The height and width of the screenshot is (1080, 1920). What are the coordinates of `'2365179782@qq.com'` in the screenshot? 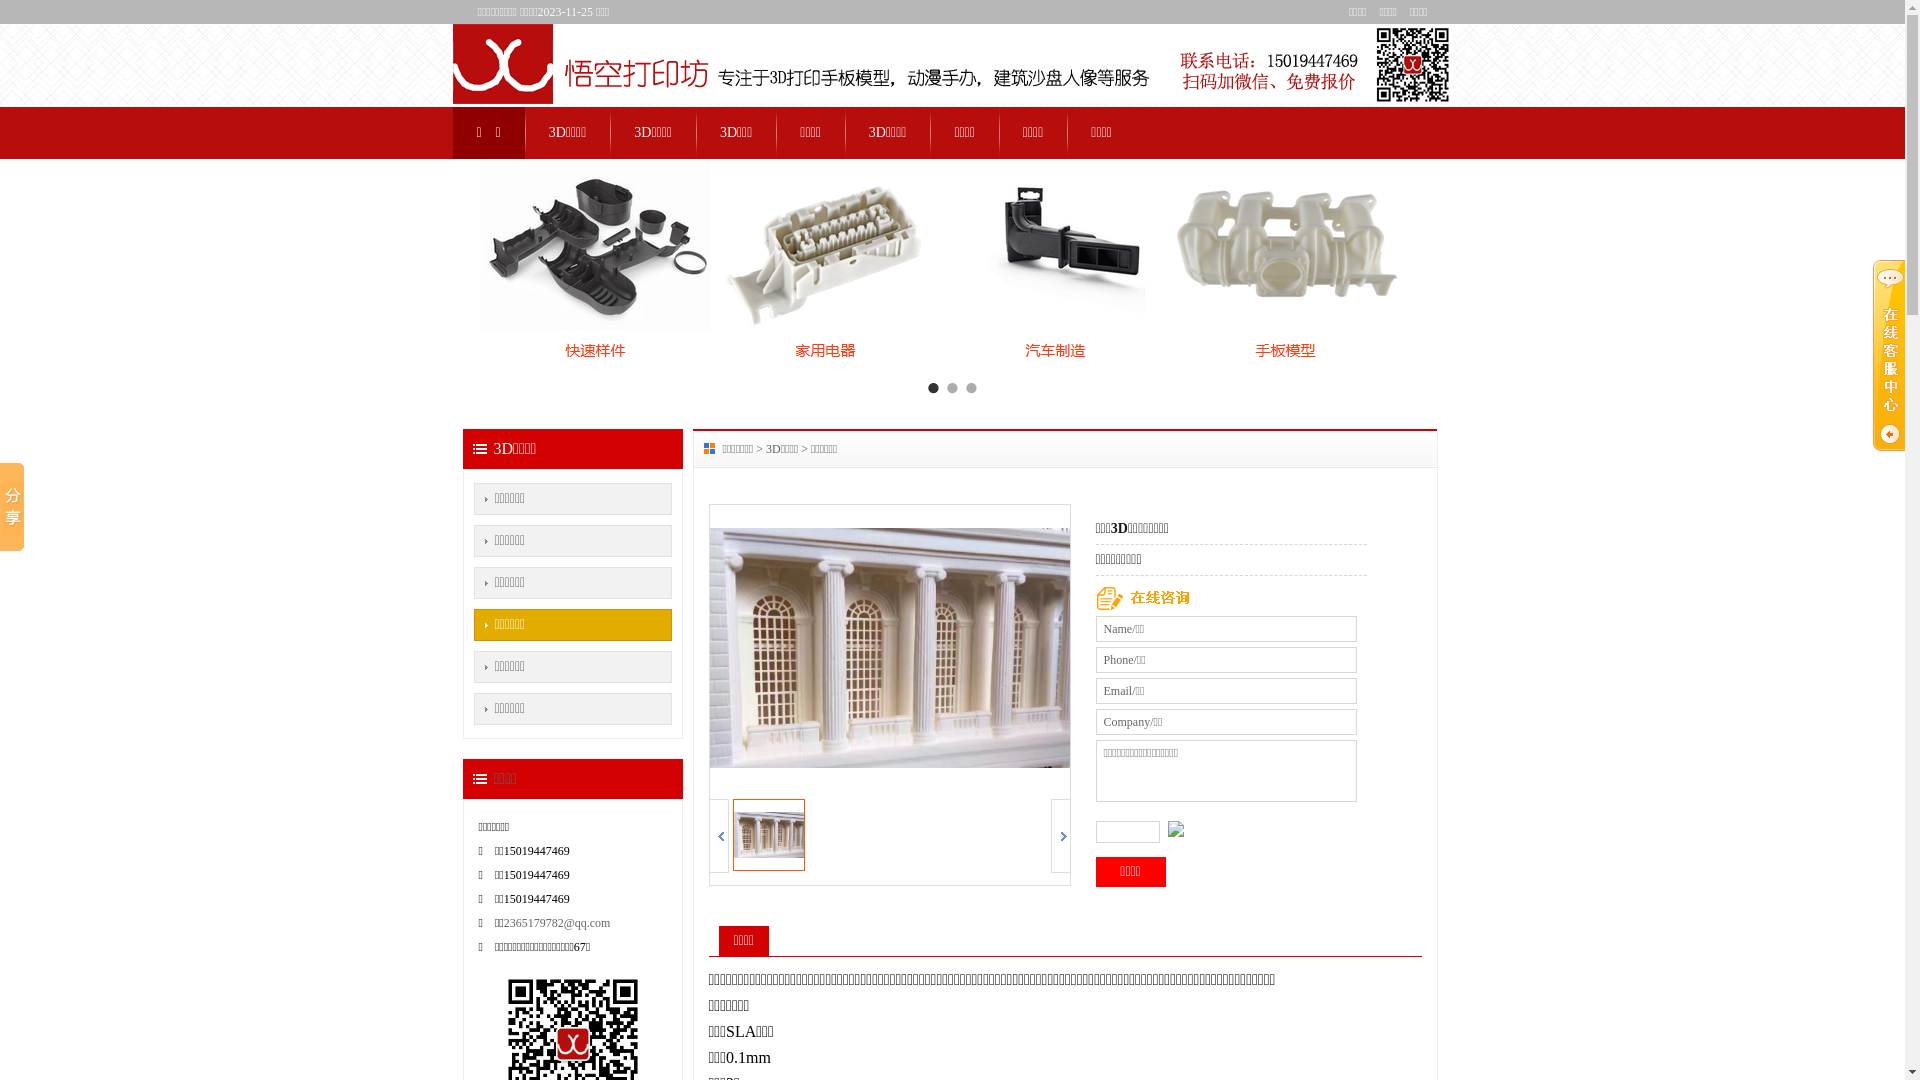 It's located at (557, 922).